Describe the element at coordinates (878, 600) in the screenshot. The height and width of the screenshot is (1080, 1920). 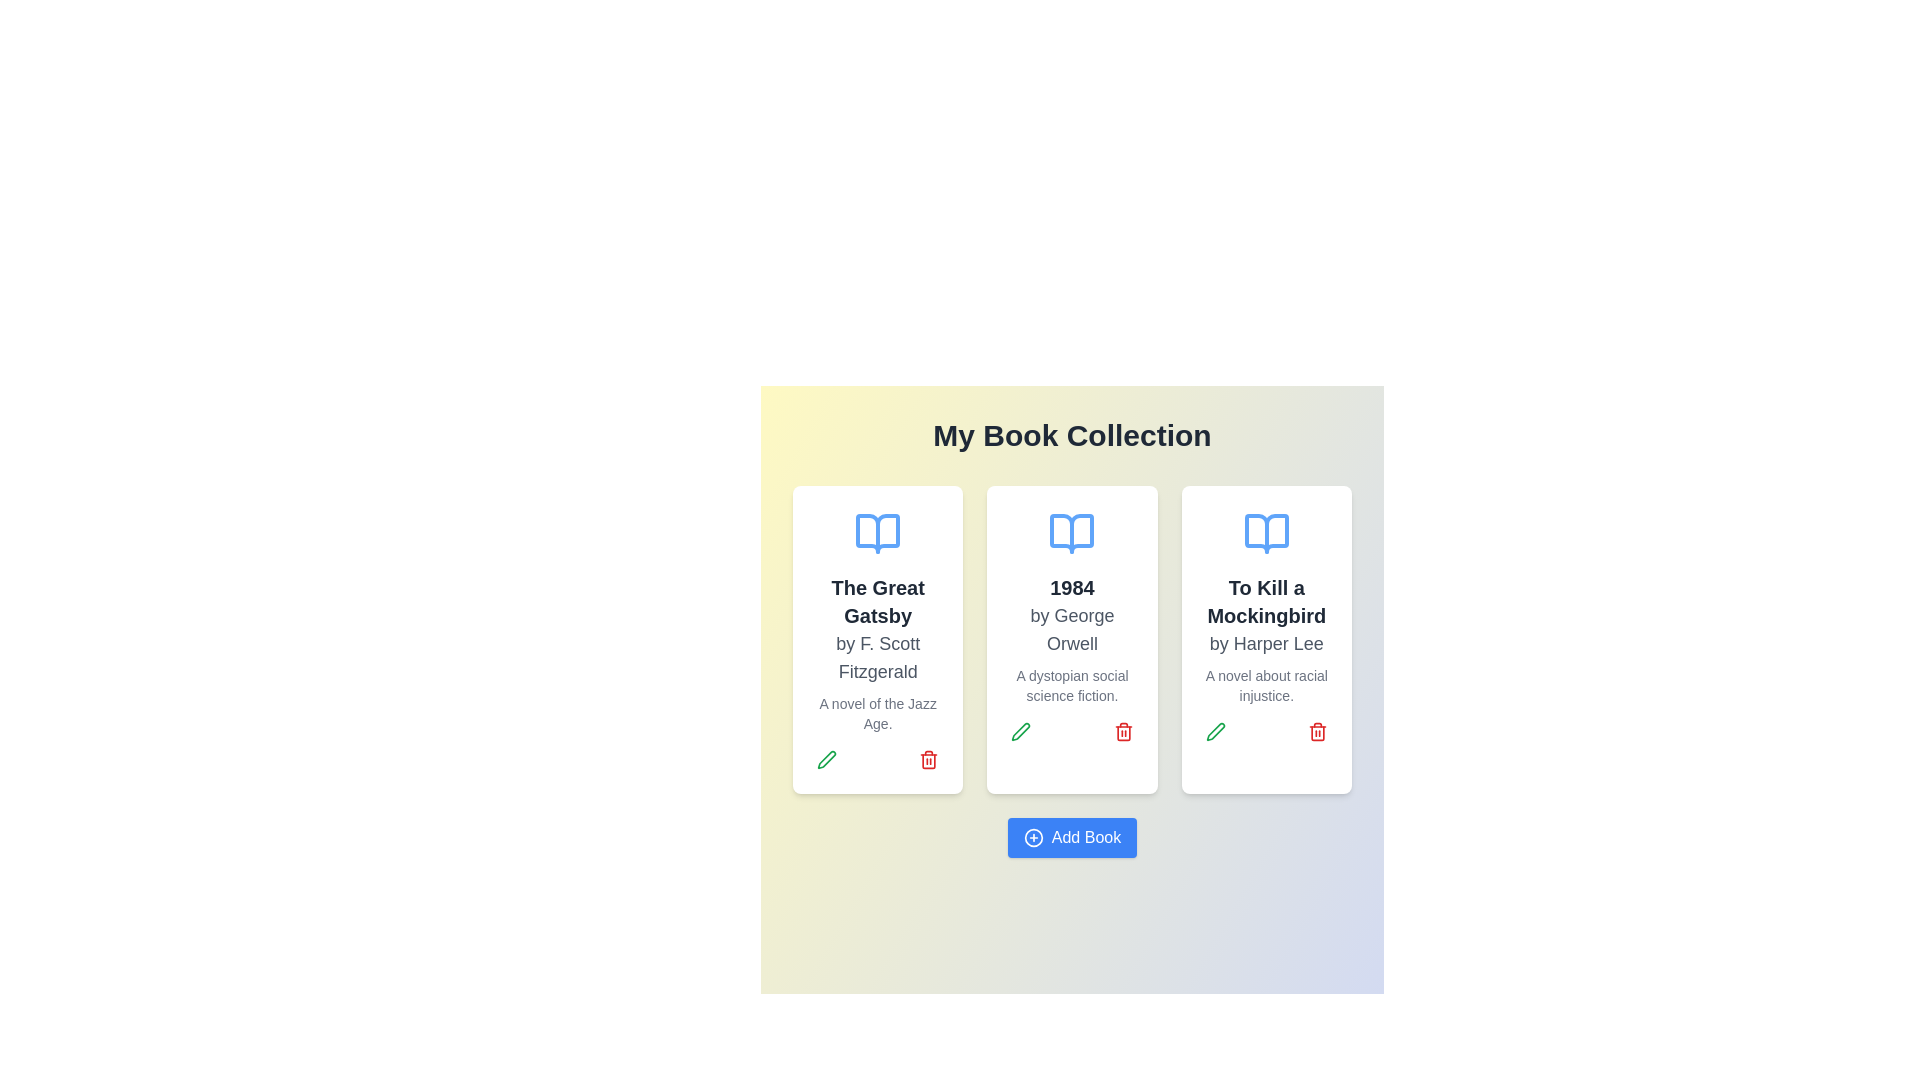
I see `text label that identifies the book 'The Great Gatsby', located in the first card of a grid layout, positioned below an open book icon and above the author text 'by F. Scott Fitzgerald'` at that location.